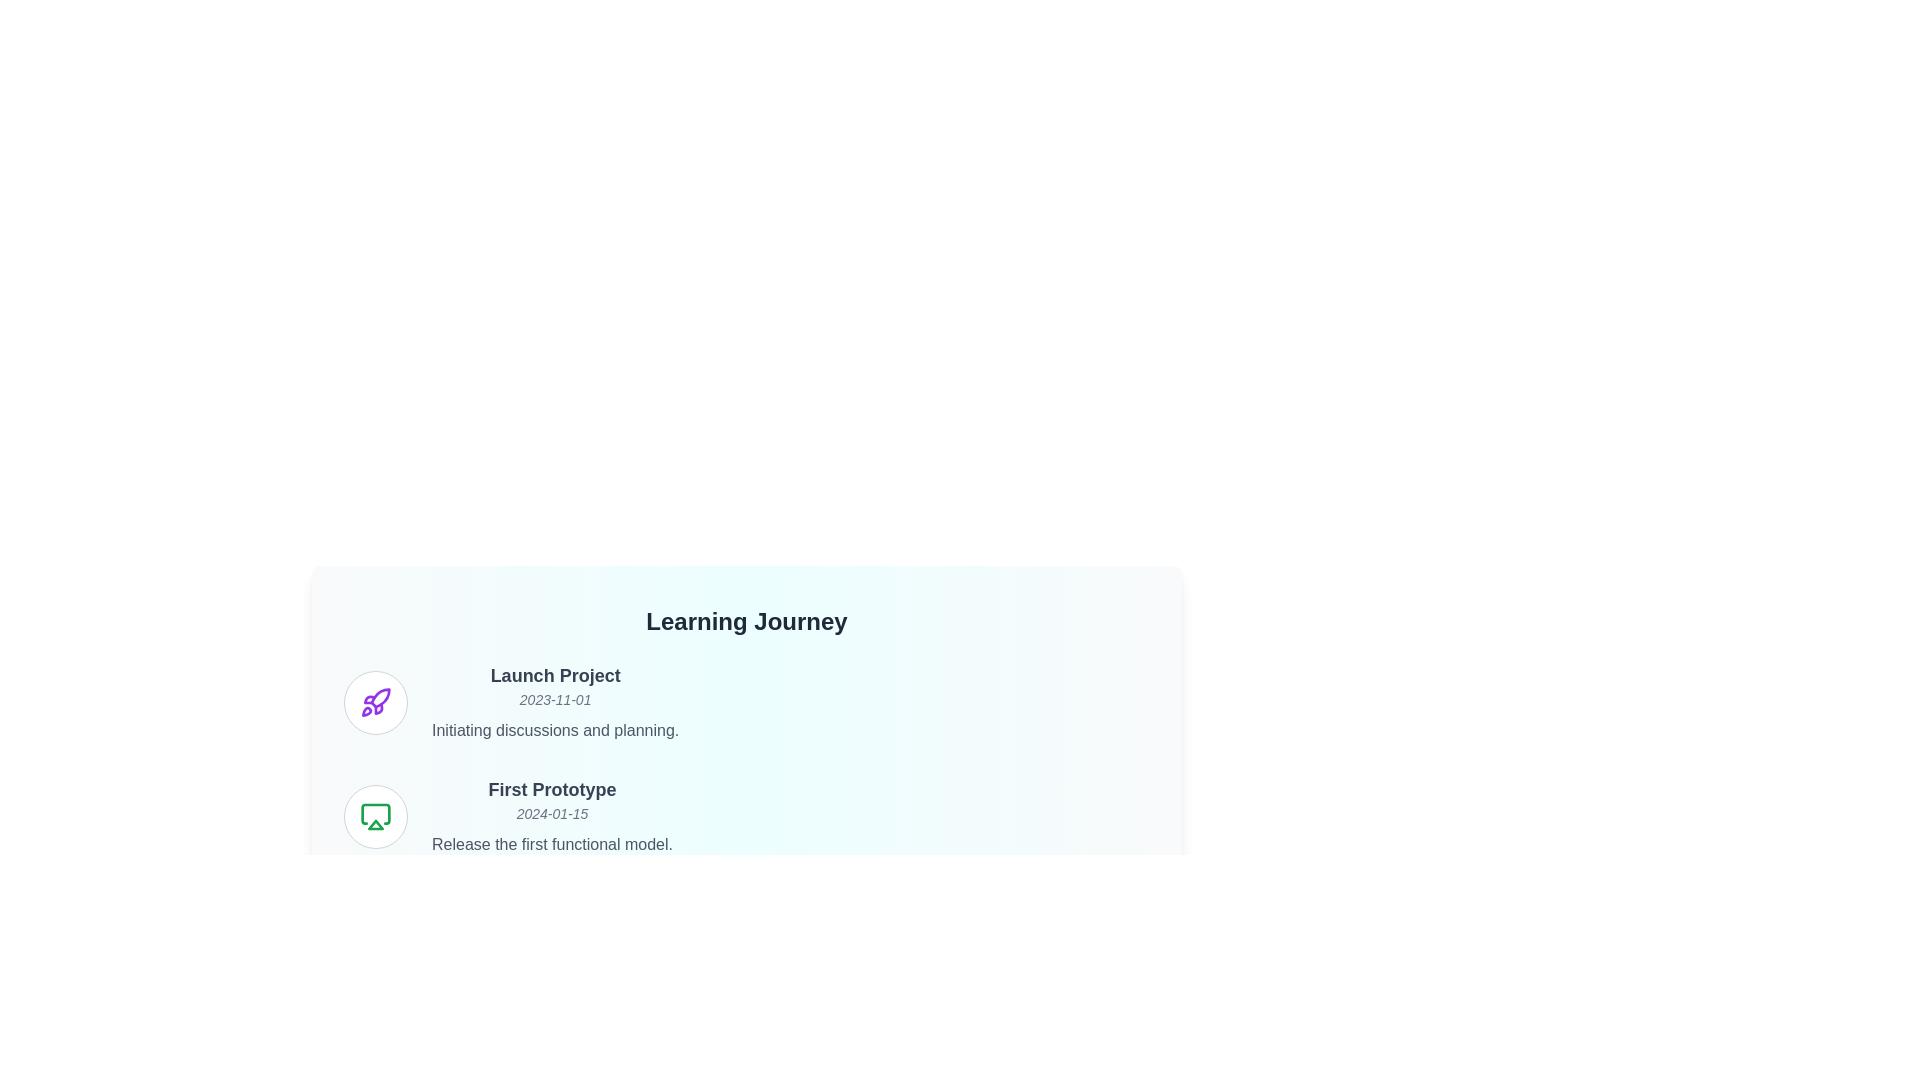  What do you see at coordinates (552, 817) in the screenshot?
I see `the label element displaying the title 'First Prototype', which includes the date '2024-01-15' and the description 'Release the first functional model.'` at bounding box center [552, 817].